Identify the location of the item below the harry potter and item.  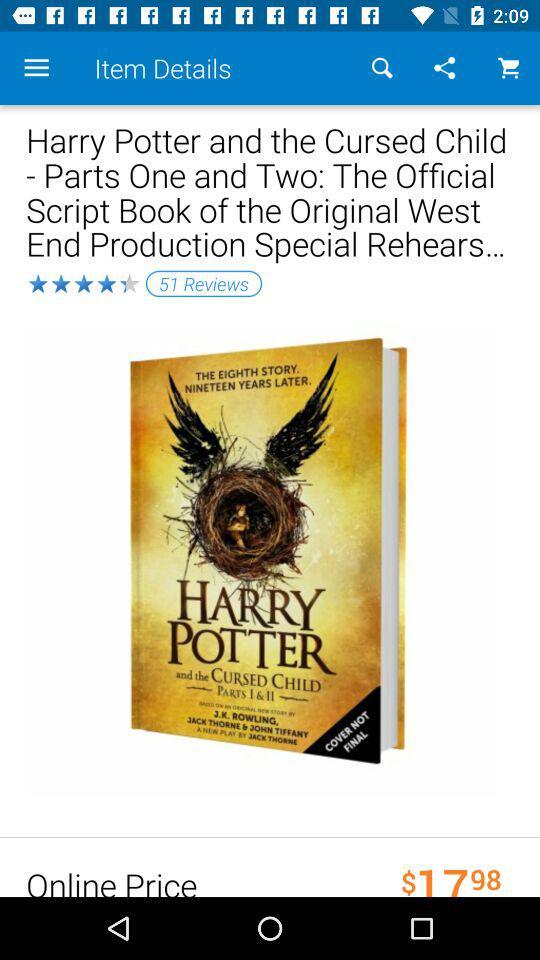
(203, 282).